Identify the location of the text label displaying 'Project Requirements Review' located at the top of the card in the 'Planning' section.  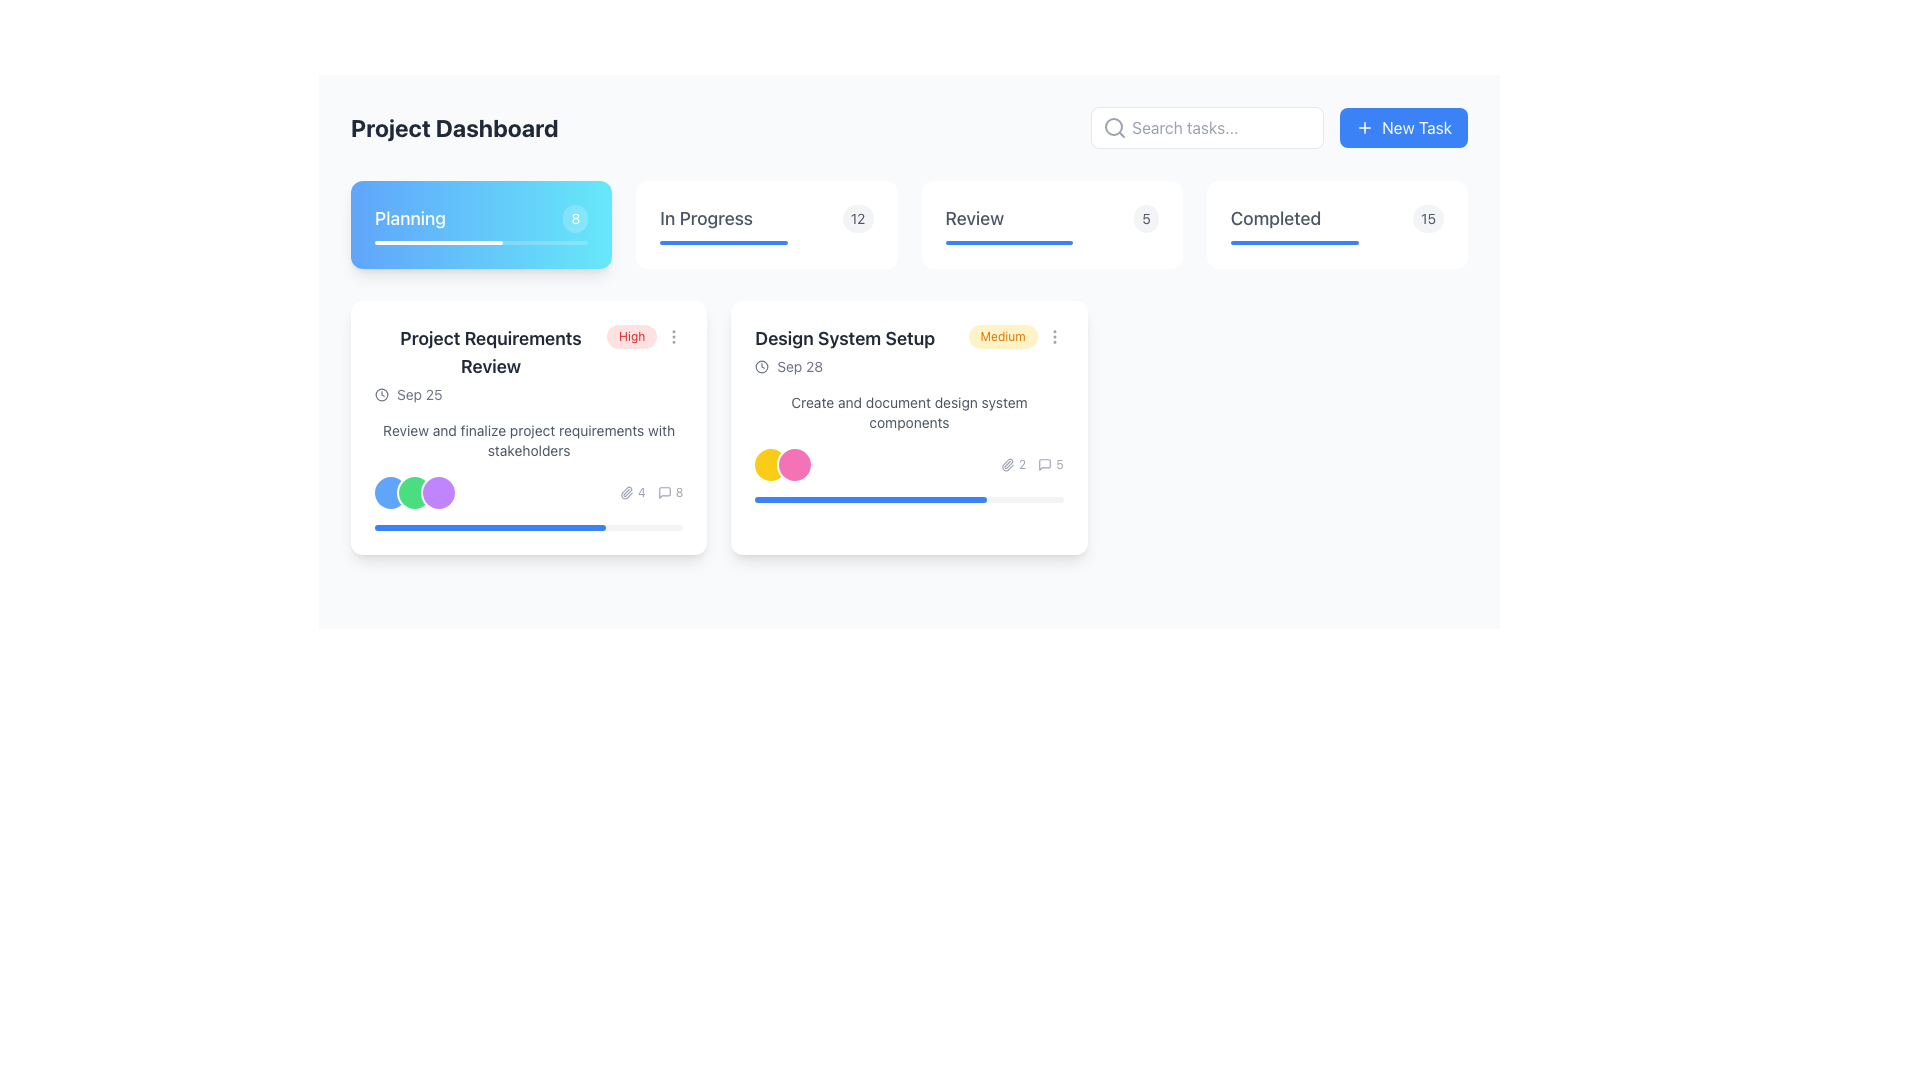
(491, 352).